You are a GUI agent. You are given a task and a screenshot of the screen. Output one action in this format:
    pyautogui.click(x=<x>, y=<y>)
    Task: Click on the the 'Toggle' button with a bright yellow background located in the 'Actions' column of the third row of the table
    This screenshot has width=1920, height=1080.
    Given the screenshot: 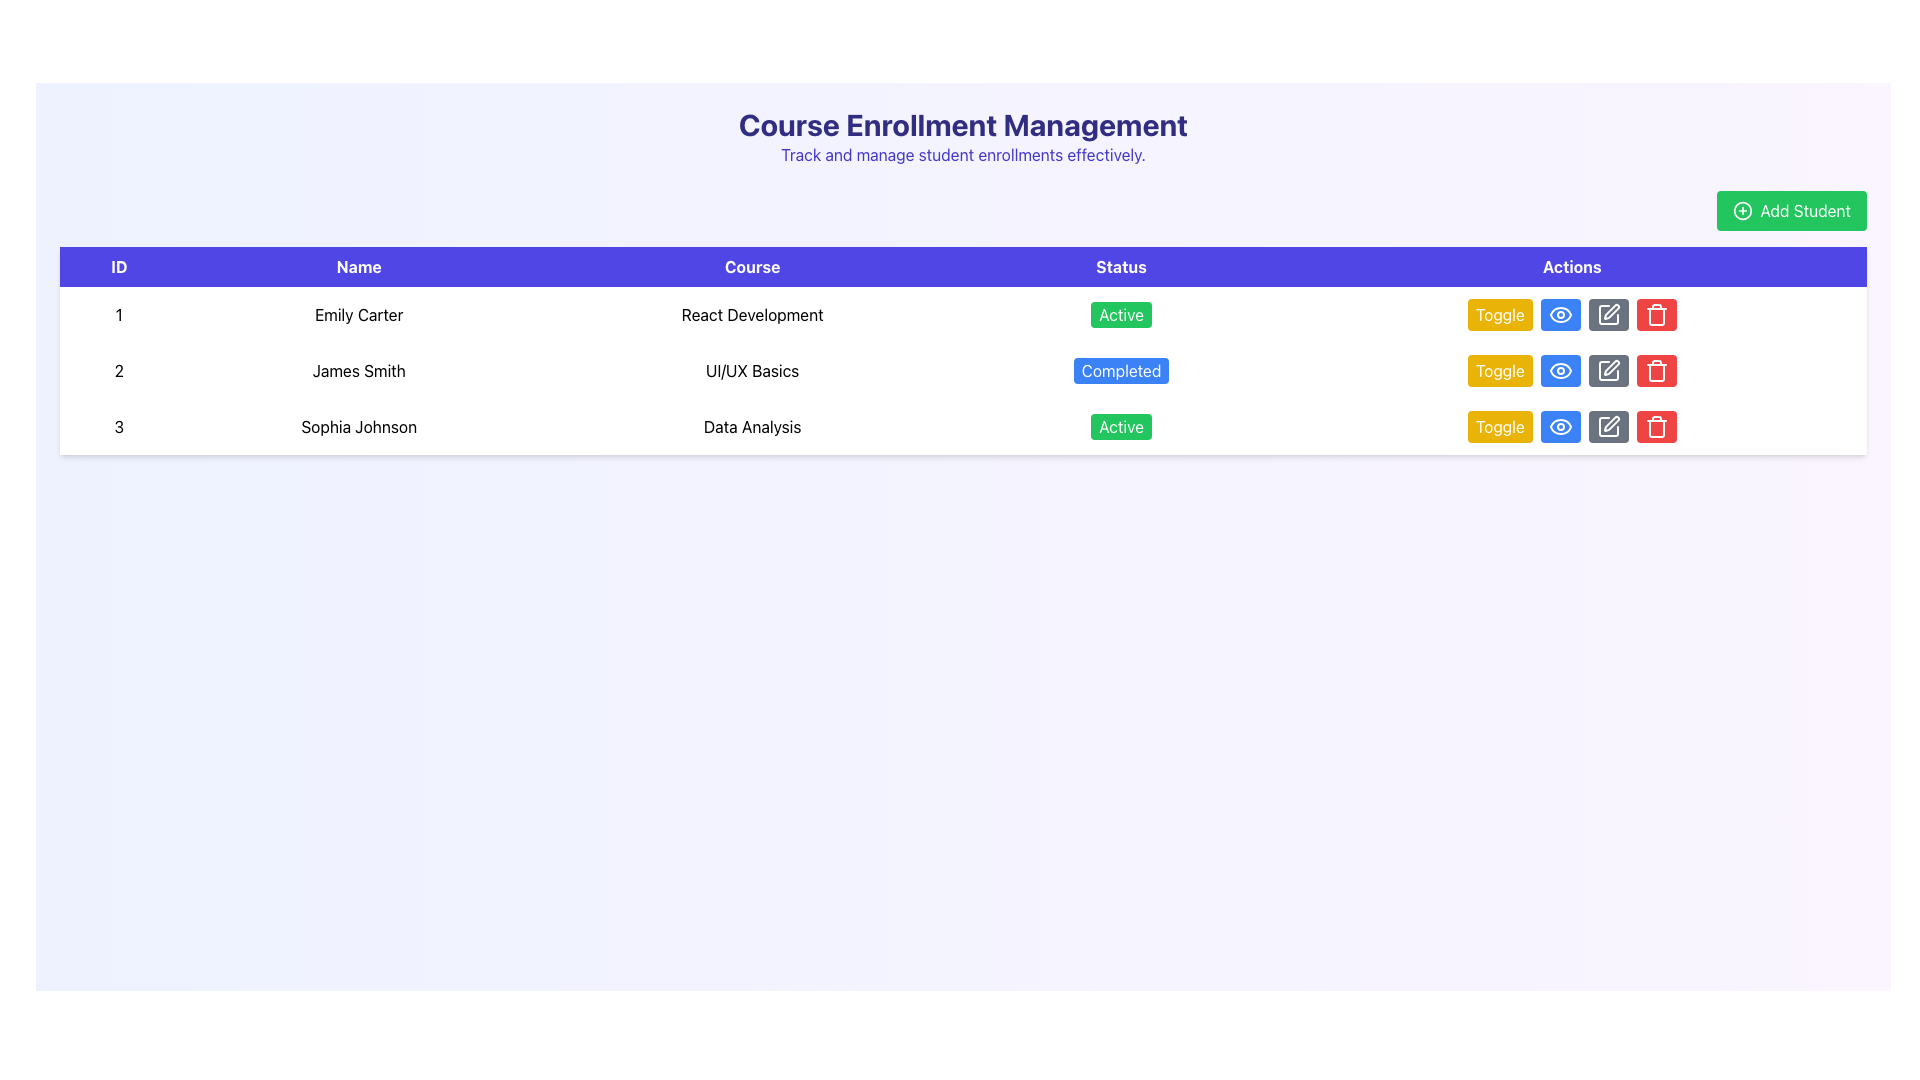 What is the action you would take?
    pyautogui.click(x=1499, y=426)
    